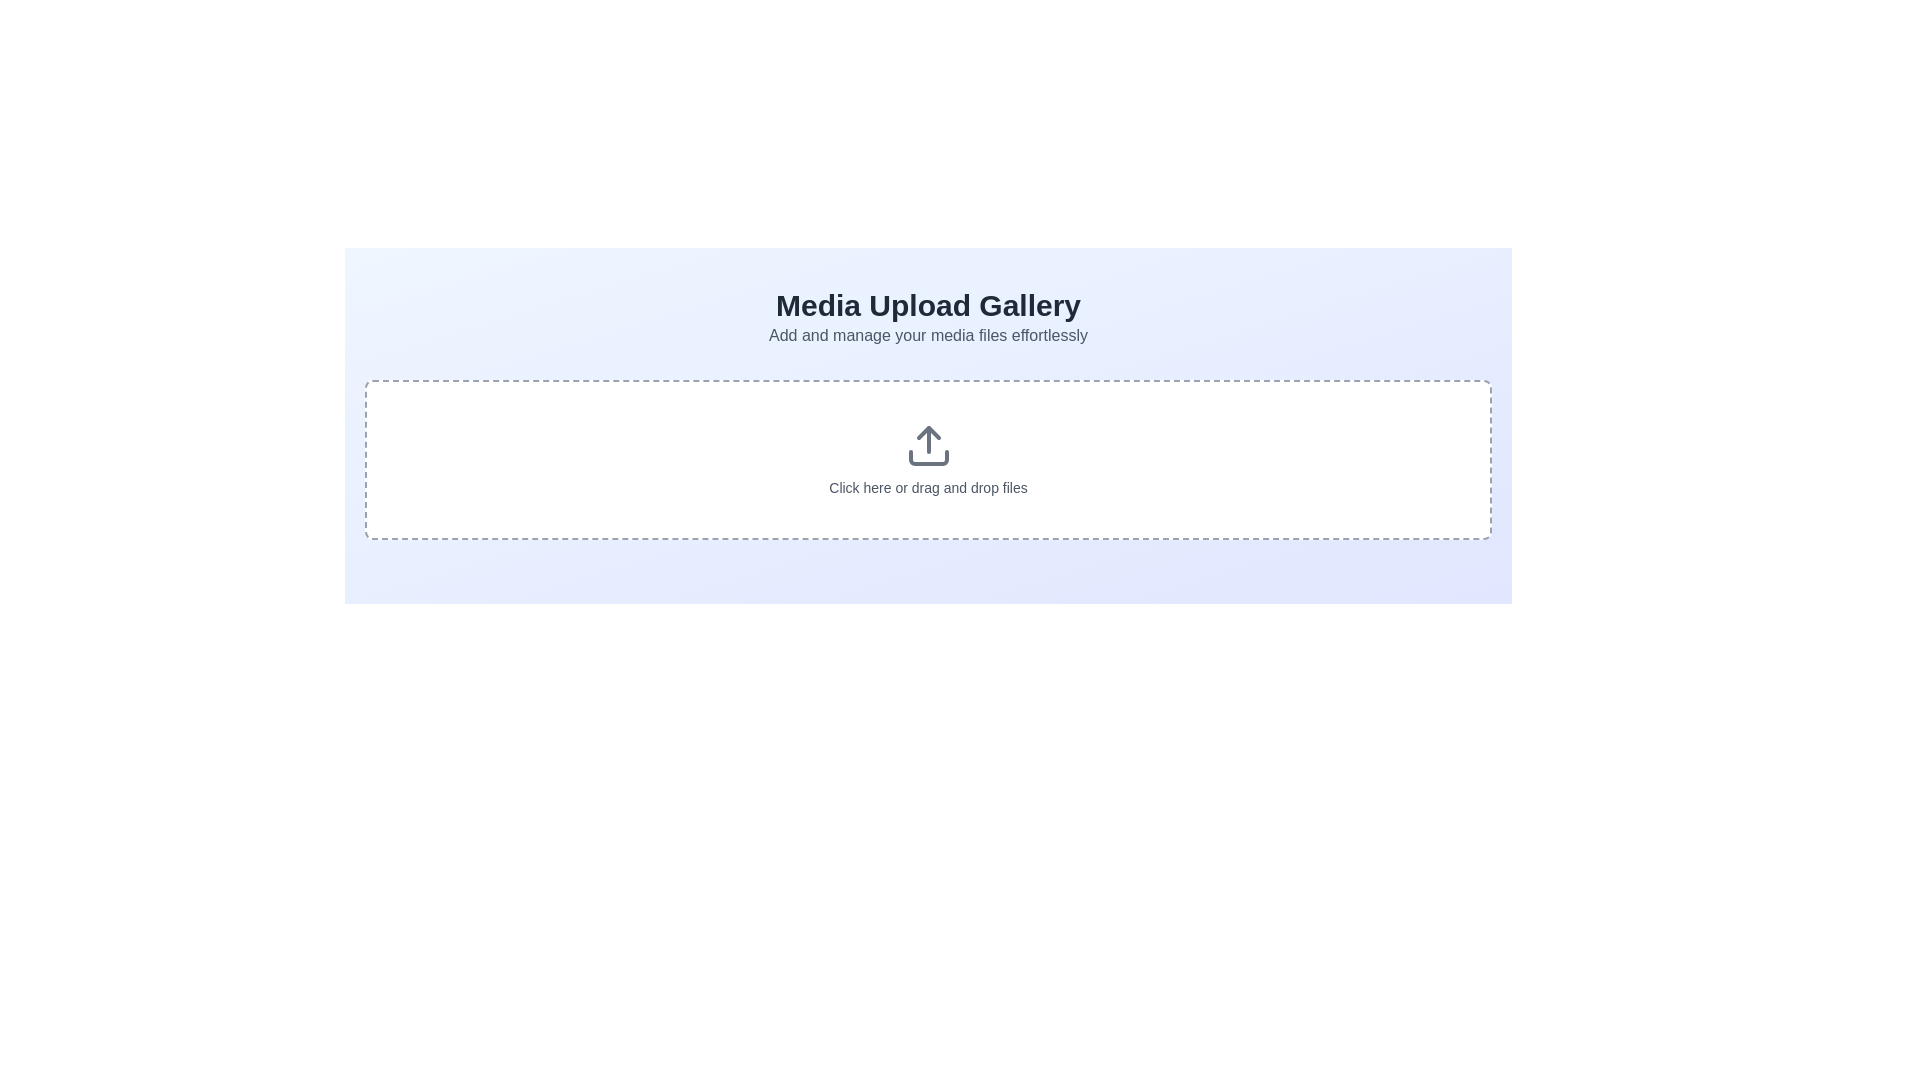 This screenshot has height=1080, width=1920. What do you see at coordinates (927, 334) in the screenshot?
I see `the text label that reads 'Add and manage your media files effortlessly.' which is styled in gray and positioned below the 'Media Upload Gallery' heading` at bounding box center [927, 334].